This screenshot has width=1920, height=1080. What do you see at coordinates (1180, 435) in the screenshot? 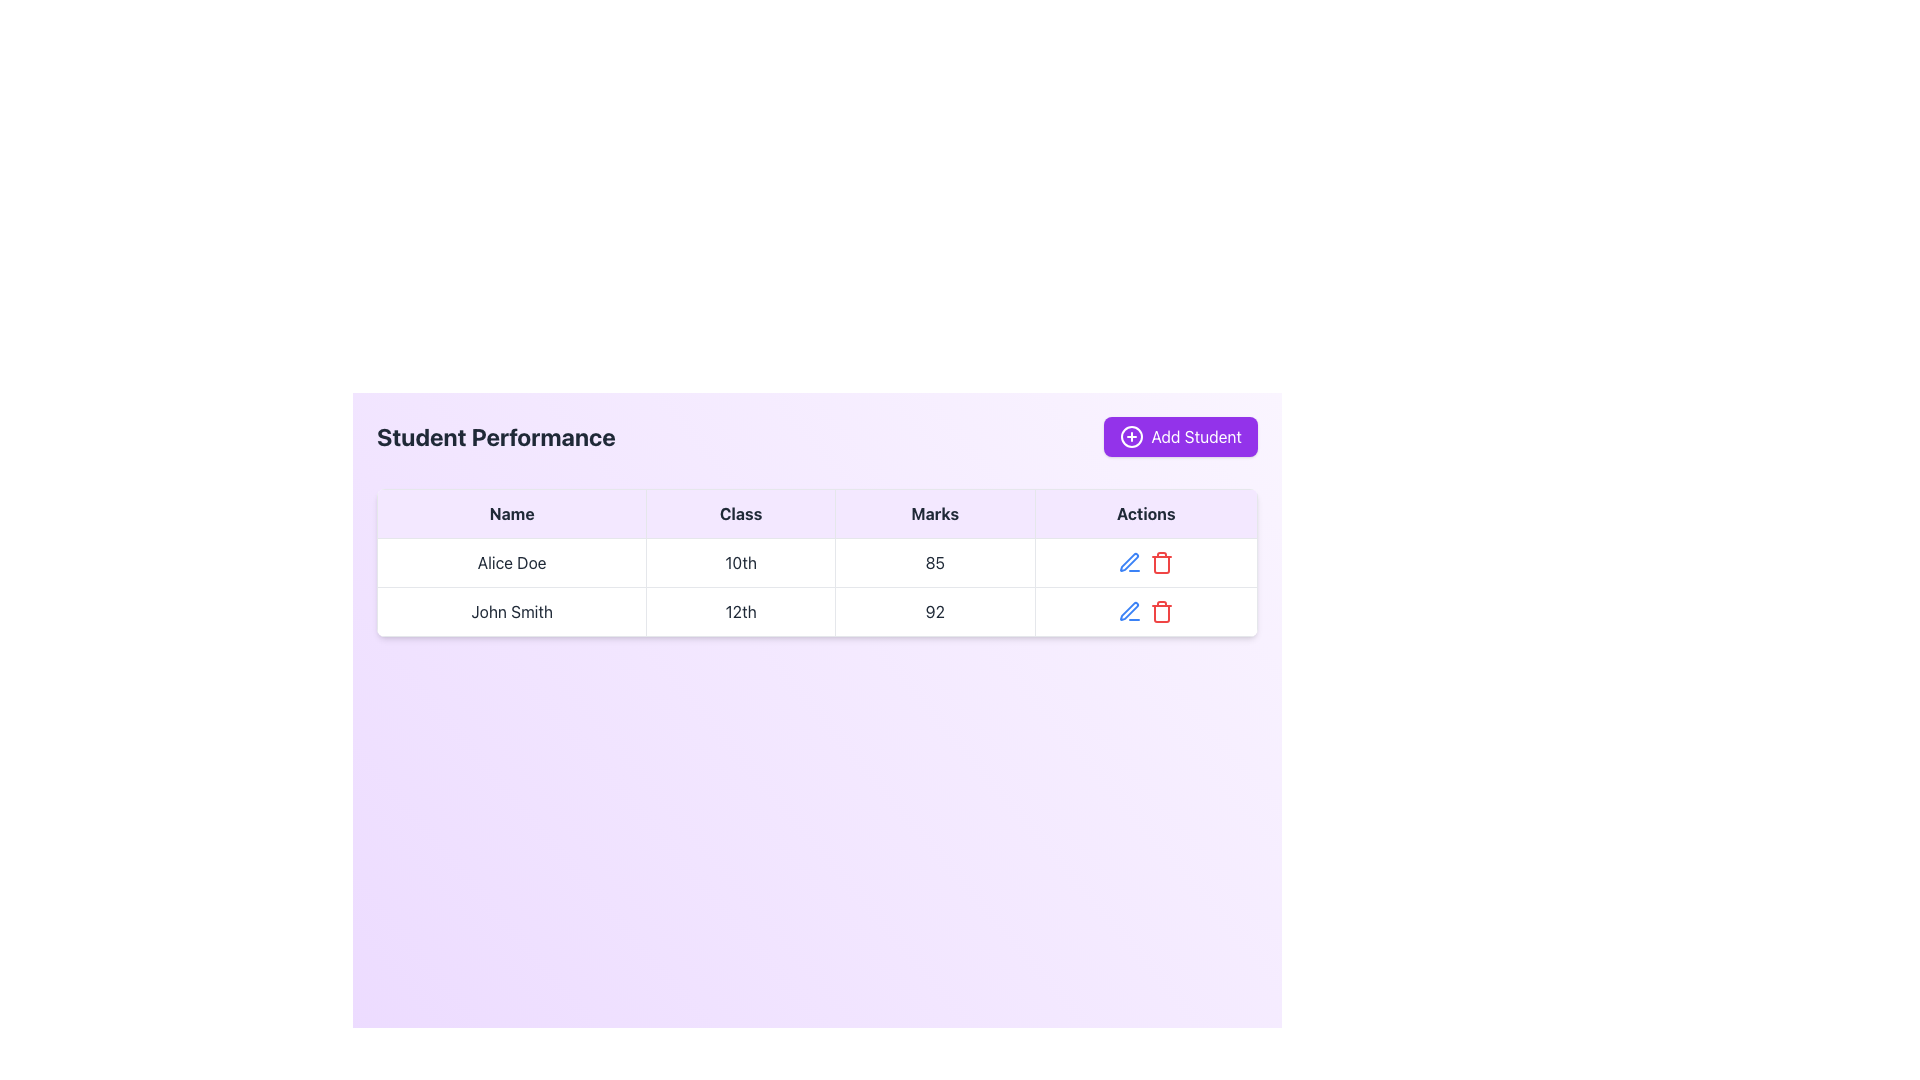
I see `the 'Add Student' button, which is a rectangular button with a vibrant purple background, white text, and a circular '+' icon, located in the top-right corner of the 'Student Performance' section` at bounding box center [1180, 435].